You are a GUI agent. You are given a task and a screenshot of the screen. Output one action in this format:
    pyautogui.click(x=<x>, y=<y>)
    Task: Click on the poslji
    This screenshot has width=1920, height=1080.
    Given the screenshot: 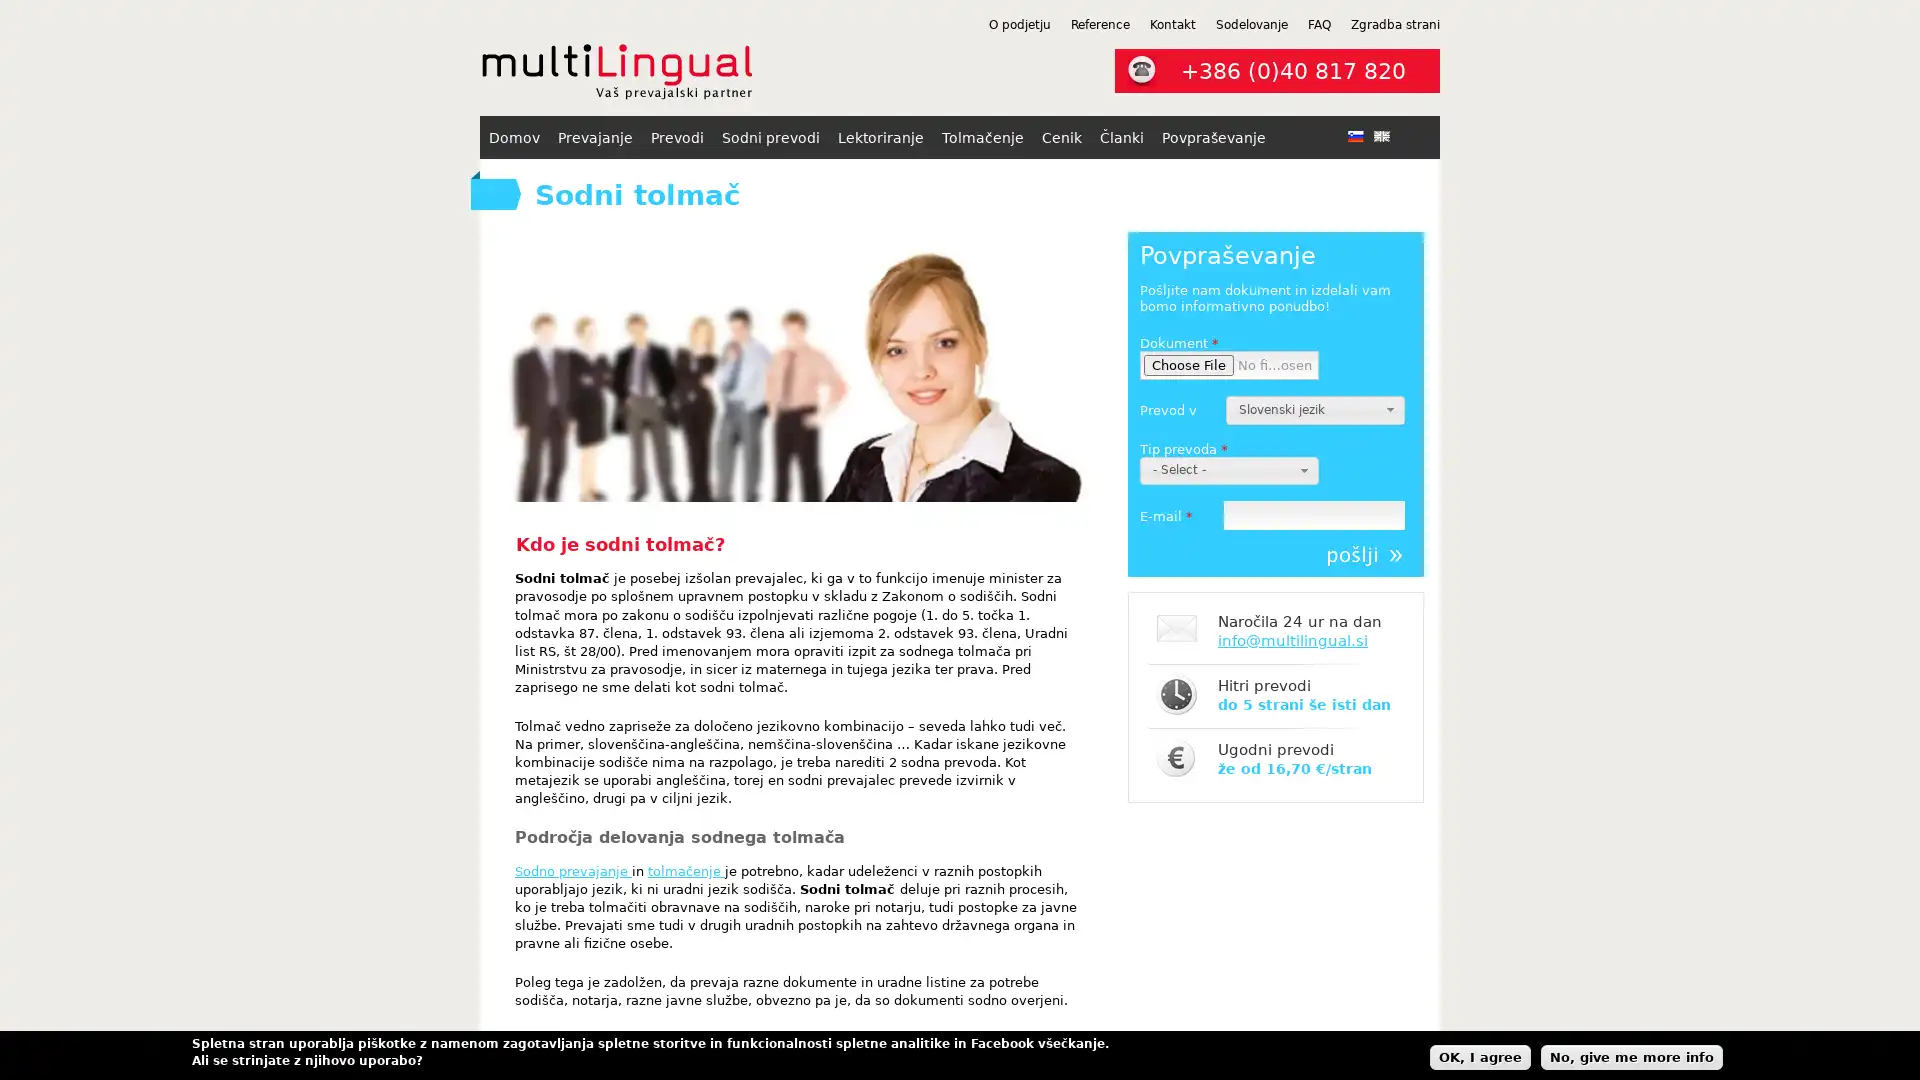 What is the action you would take?
    pyautogui.click(x=1363, y=555)
    